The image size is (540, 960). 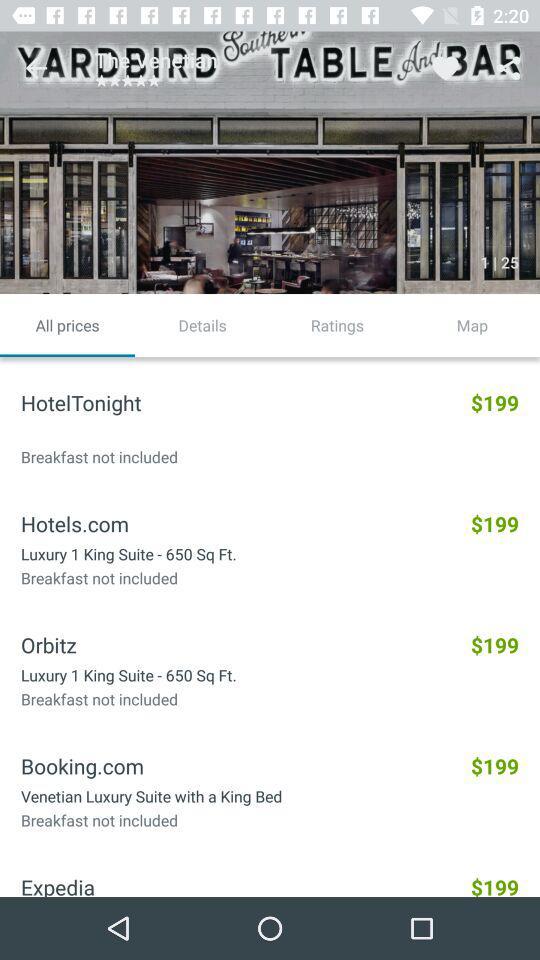 What do you see at coordinates (67, 325) in the screenshot?
I see `icon next to details item` at bounding box center [67, 325].